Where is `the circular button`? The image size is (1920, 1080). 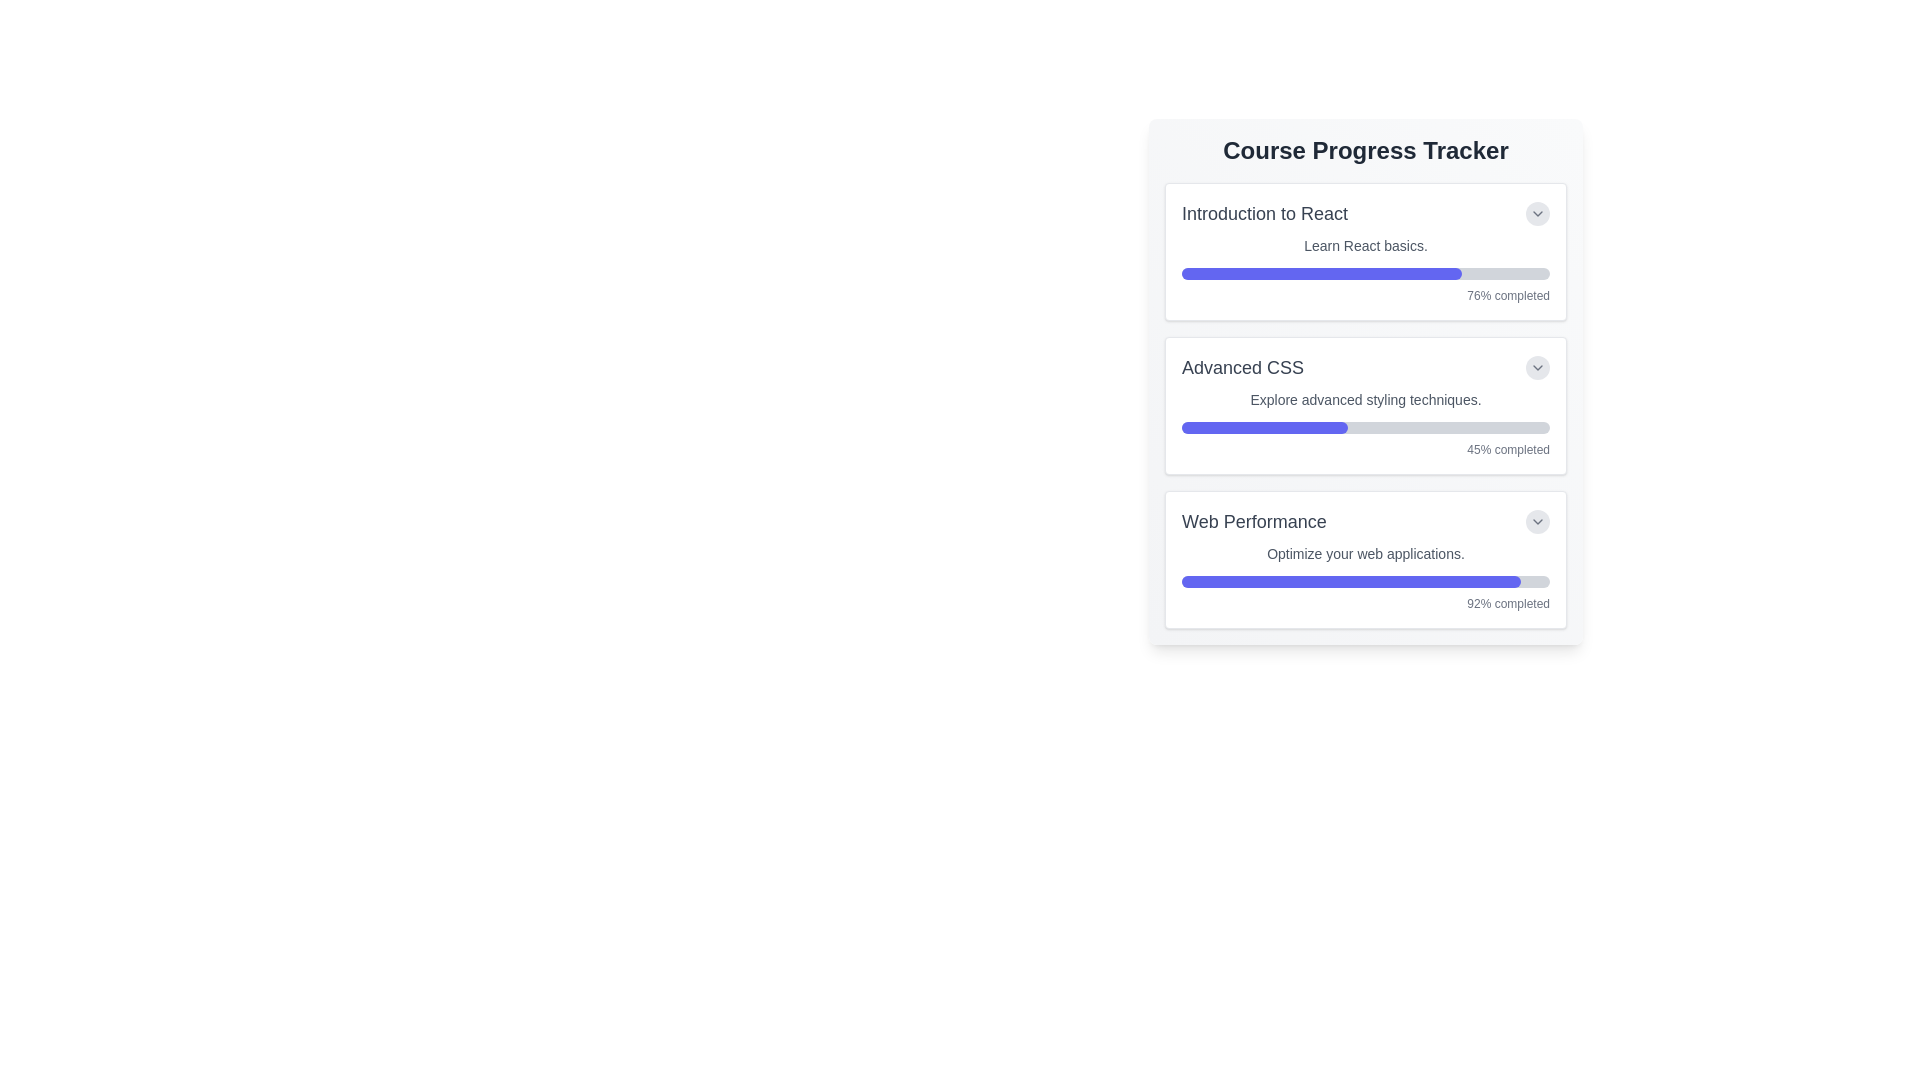 the circular button is located at coordinates (1536, 367).